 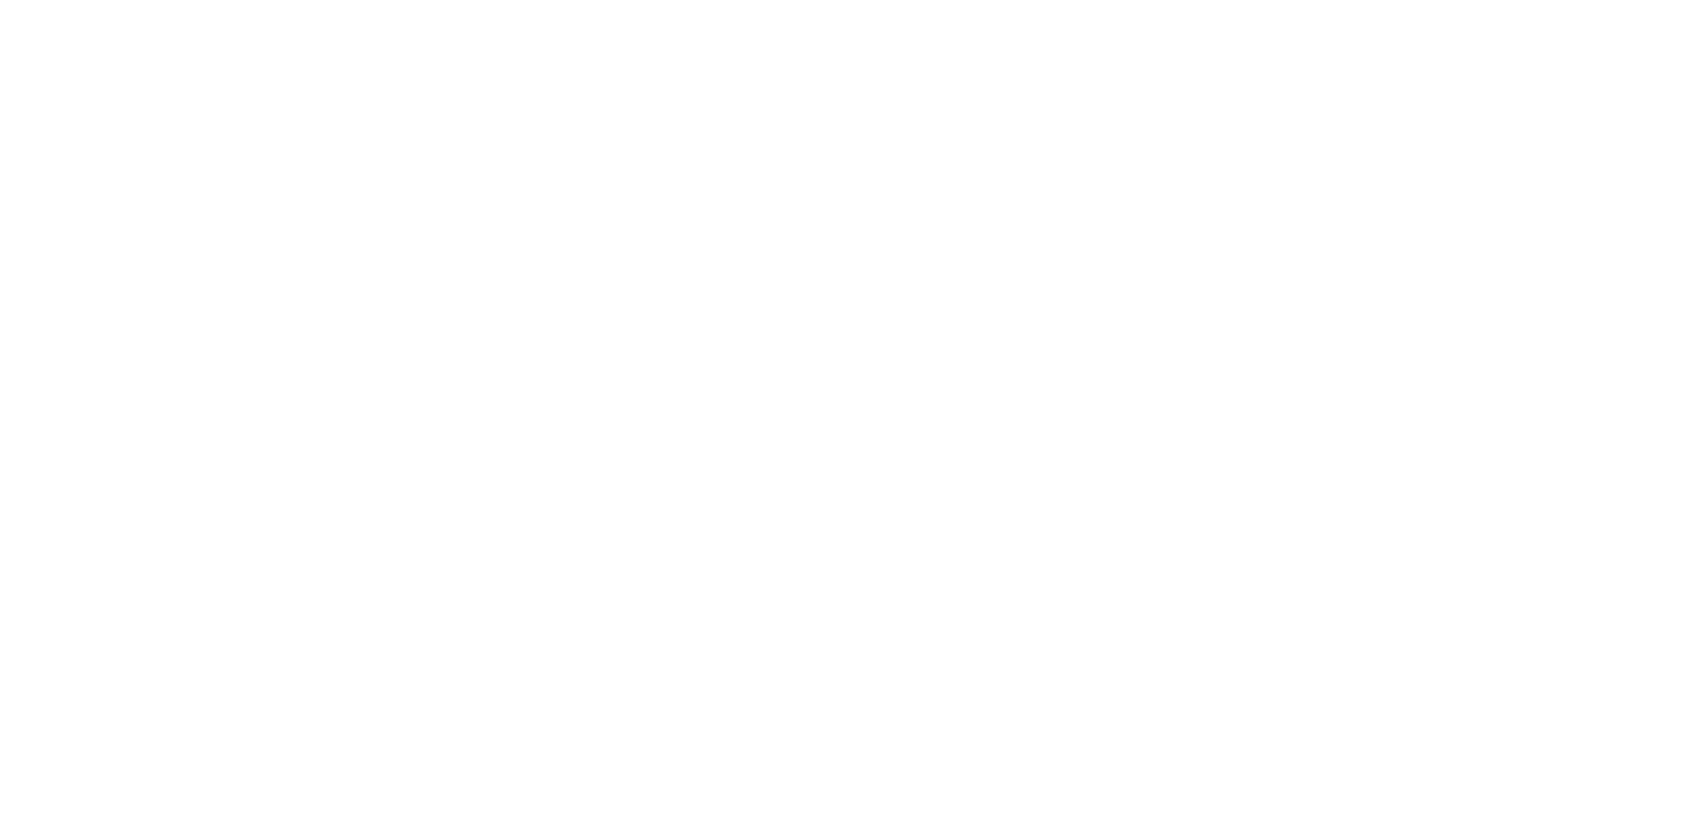 I want to click on 'Introduction to Web Forms ASP Help', so click(x=437, y=262).